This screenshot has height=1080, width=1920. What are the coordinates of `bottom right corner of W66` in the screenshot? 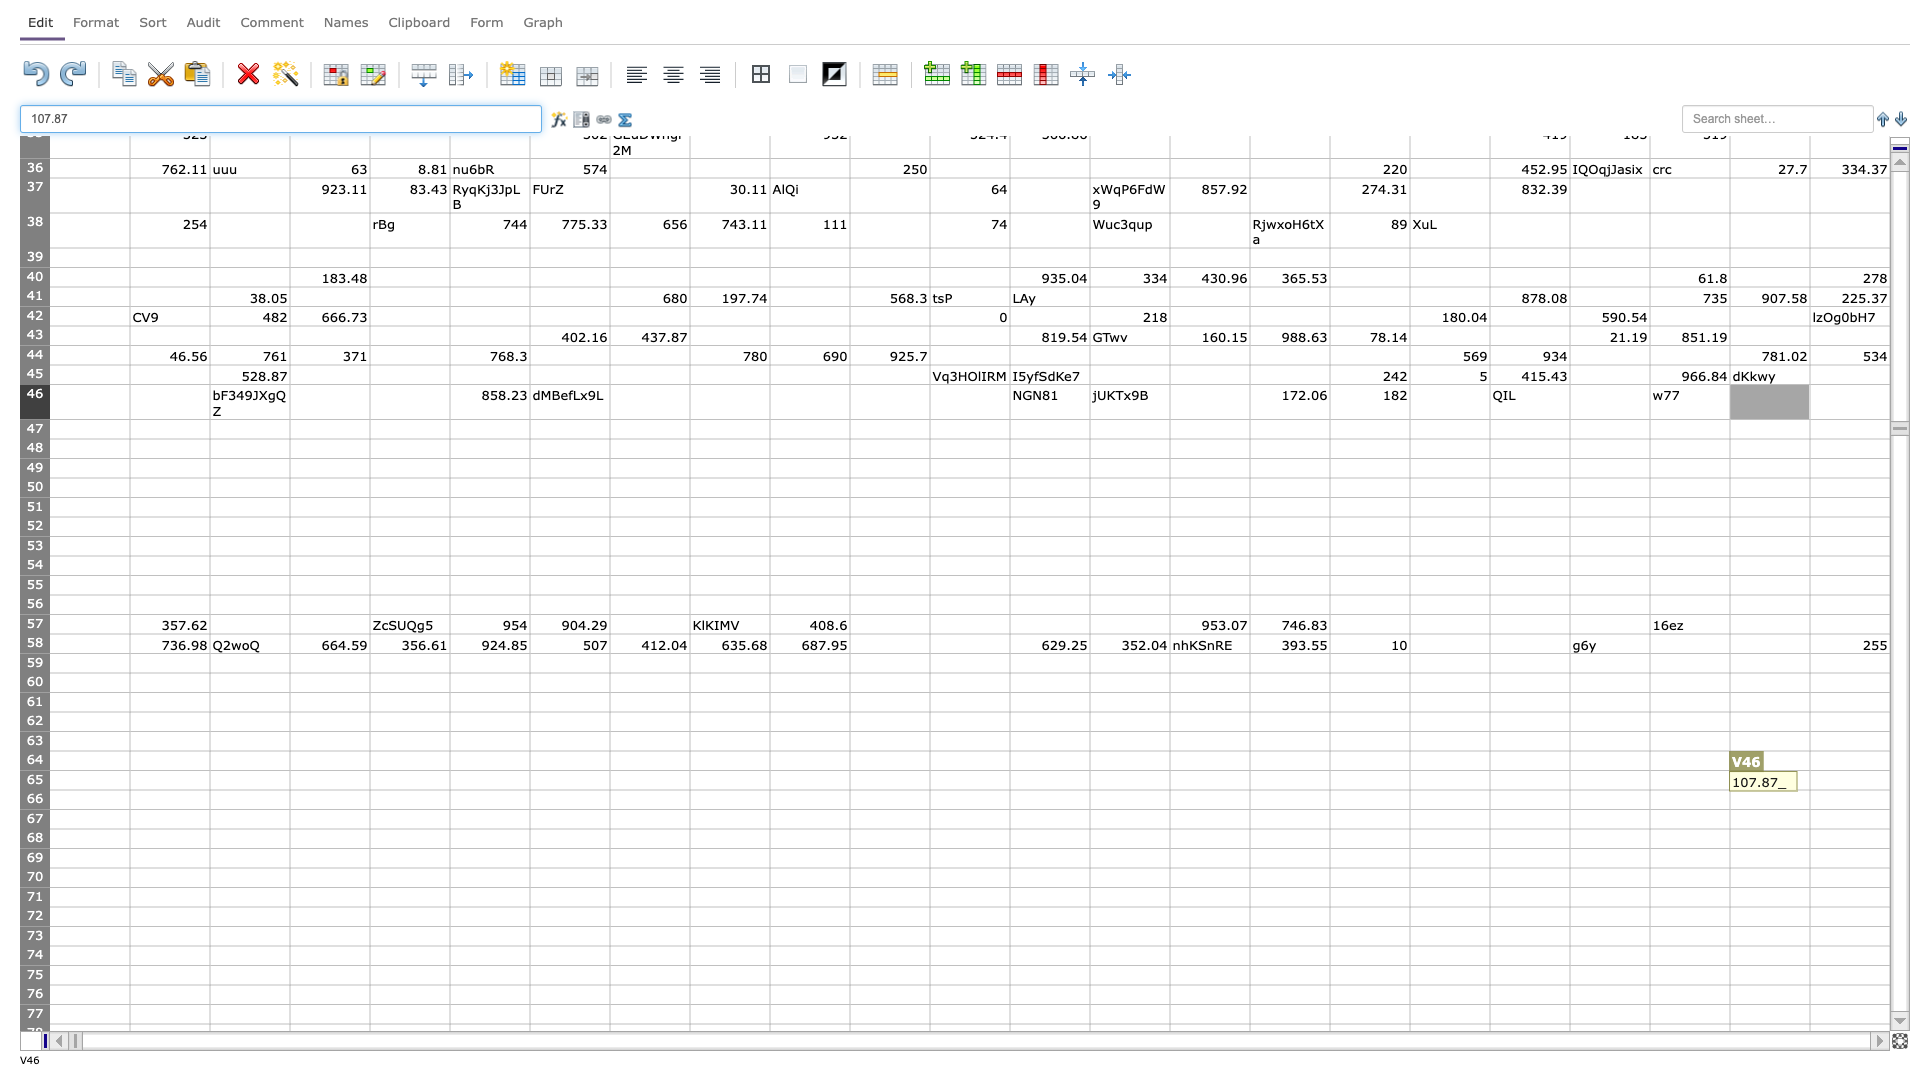 It's located at (1889, 808).